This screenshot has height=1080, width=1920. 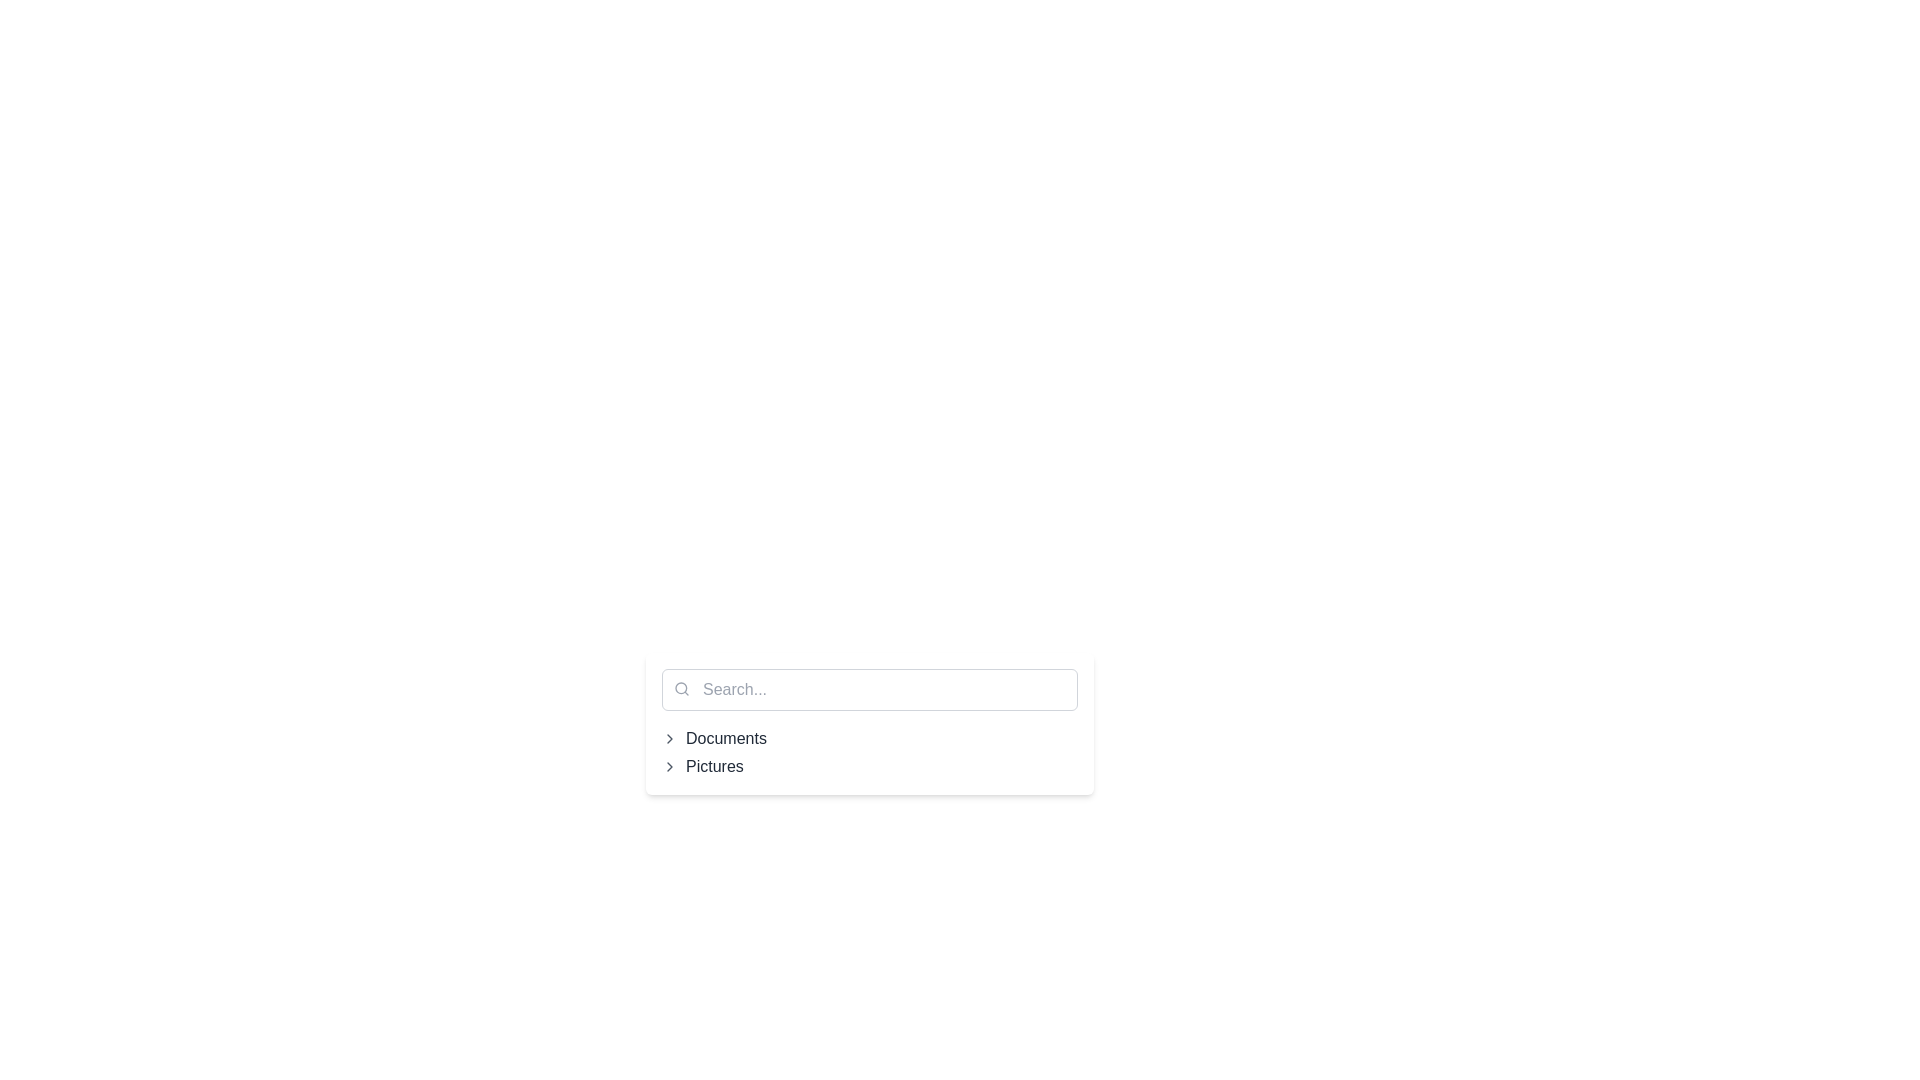 What do you see at coordinates (681, 688) in the screenshot?
I see `magnifying glass icon used for search functionality, located inside the text input box towards the left side` at bounding box center [681, 688].